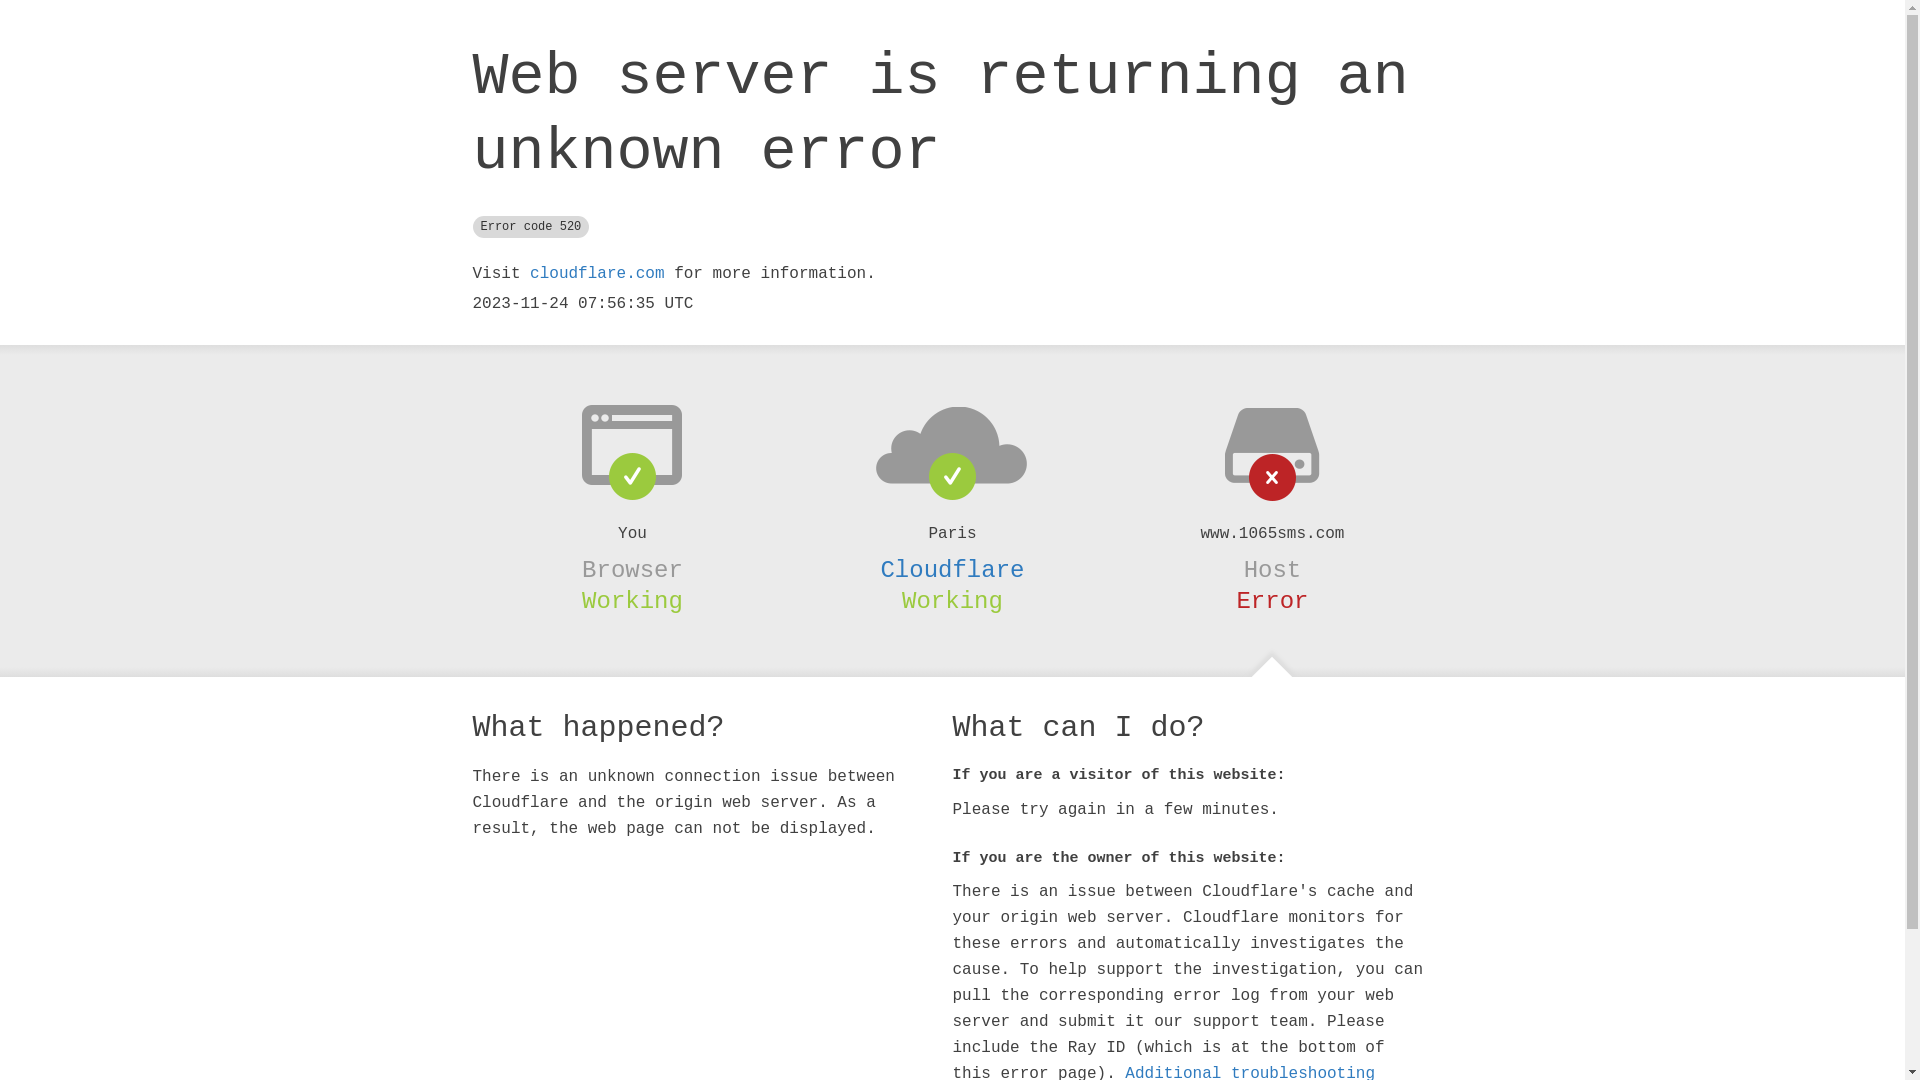 This screenshot has height=1080, width=1920. Describe the element at coordinates (879, 570) in the screenshot. I see `'Cloudflare'` at that location.